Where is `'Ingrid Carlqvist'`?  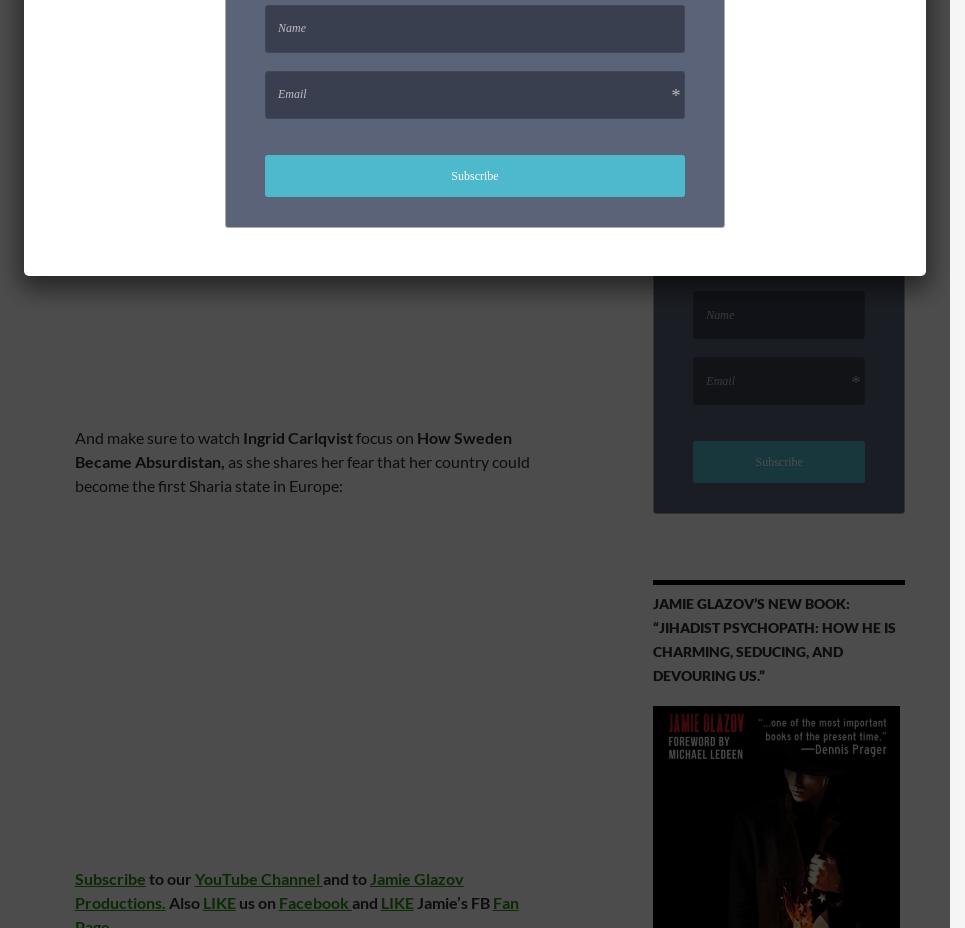 'Ingrid Carlqvist' is located at coordinates (297, 437).